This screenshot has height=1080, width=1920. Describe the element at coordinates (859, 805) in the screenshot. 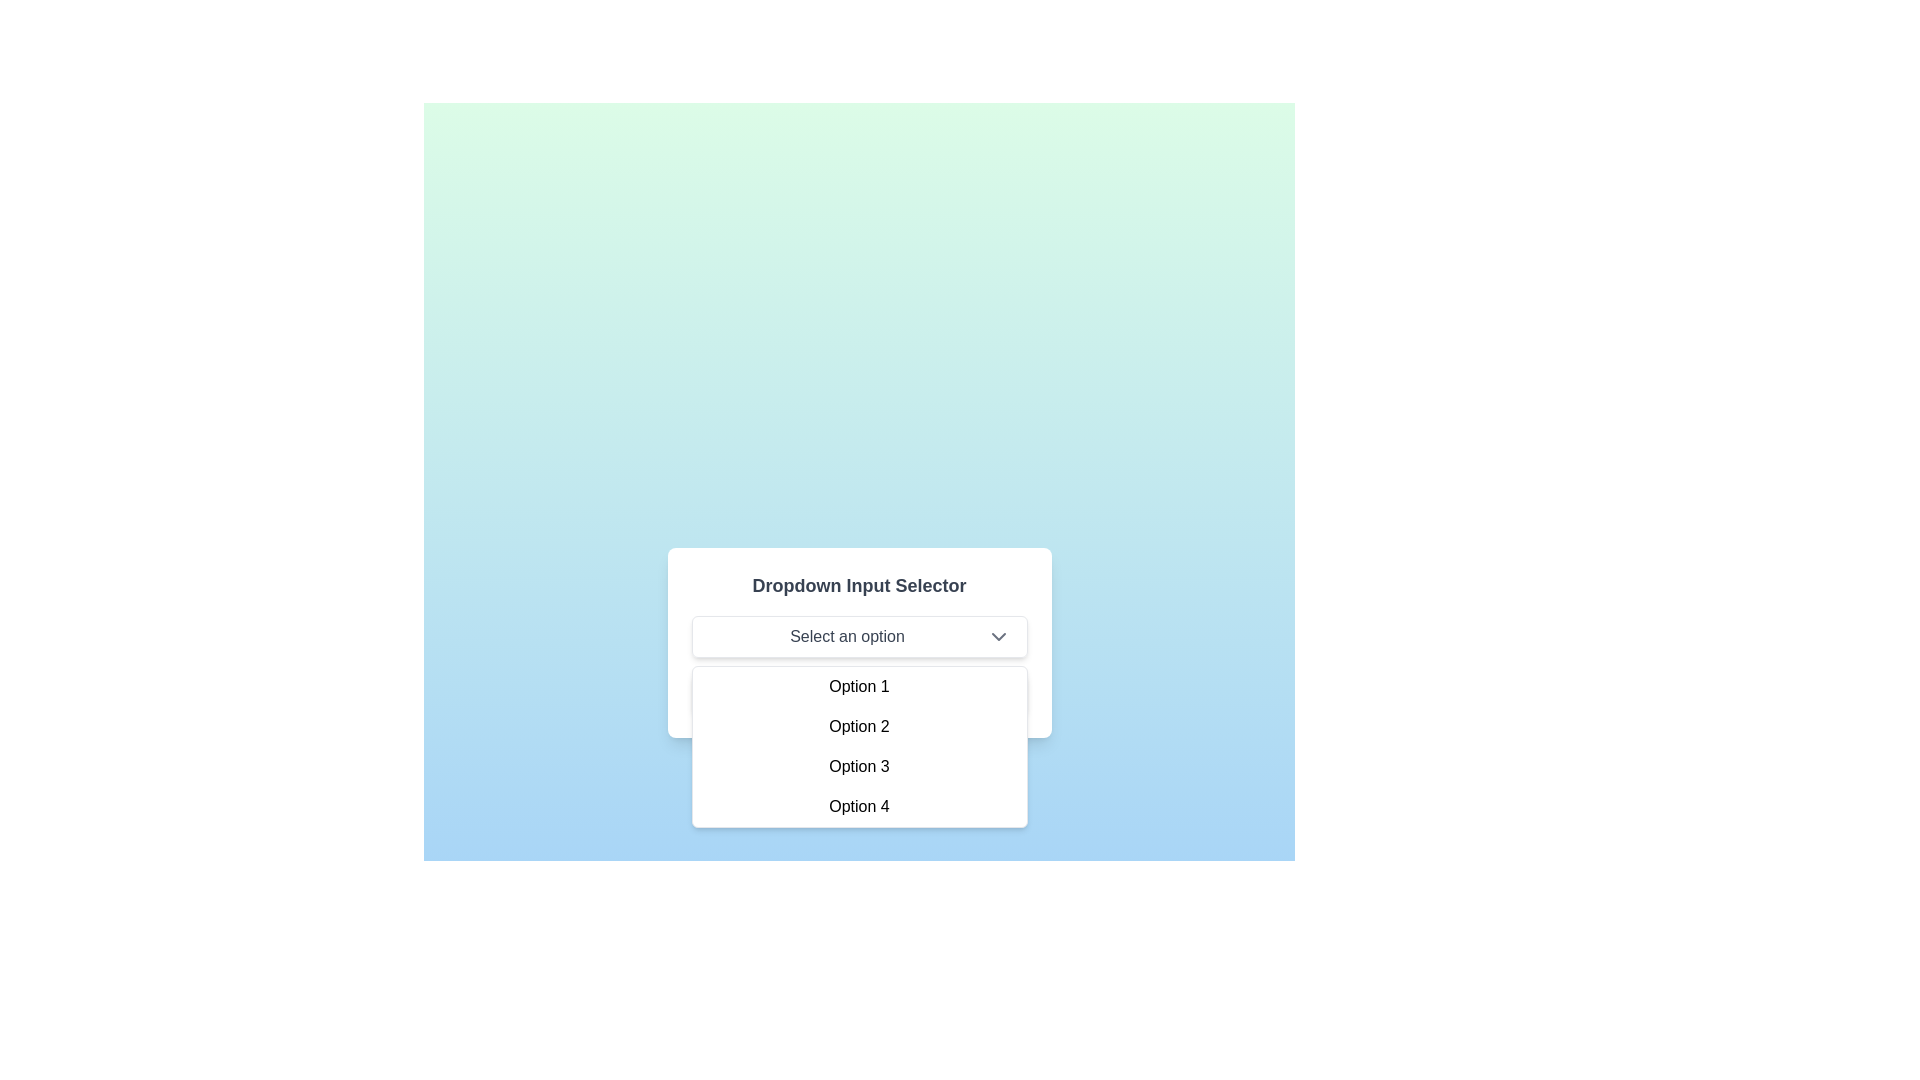

I see `the fourth item in the dropdown list` at that location.